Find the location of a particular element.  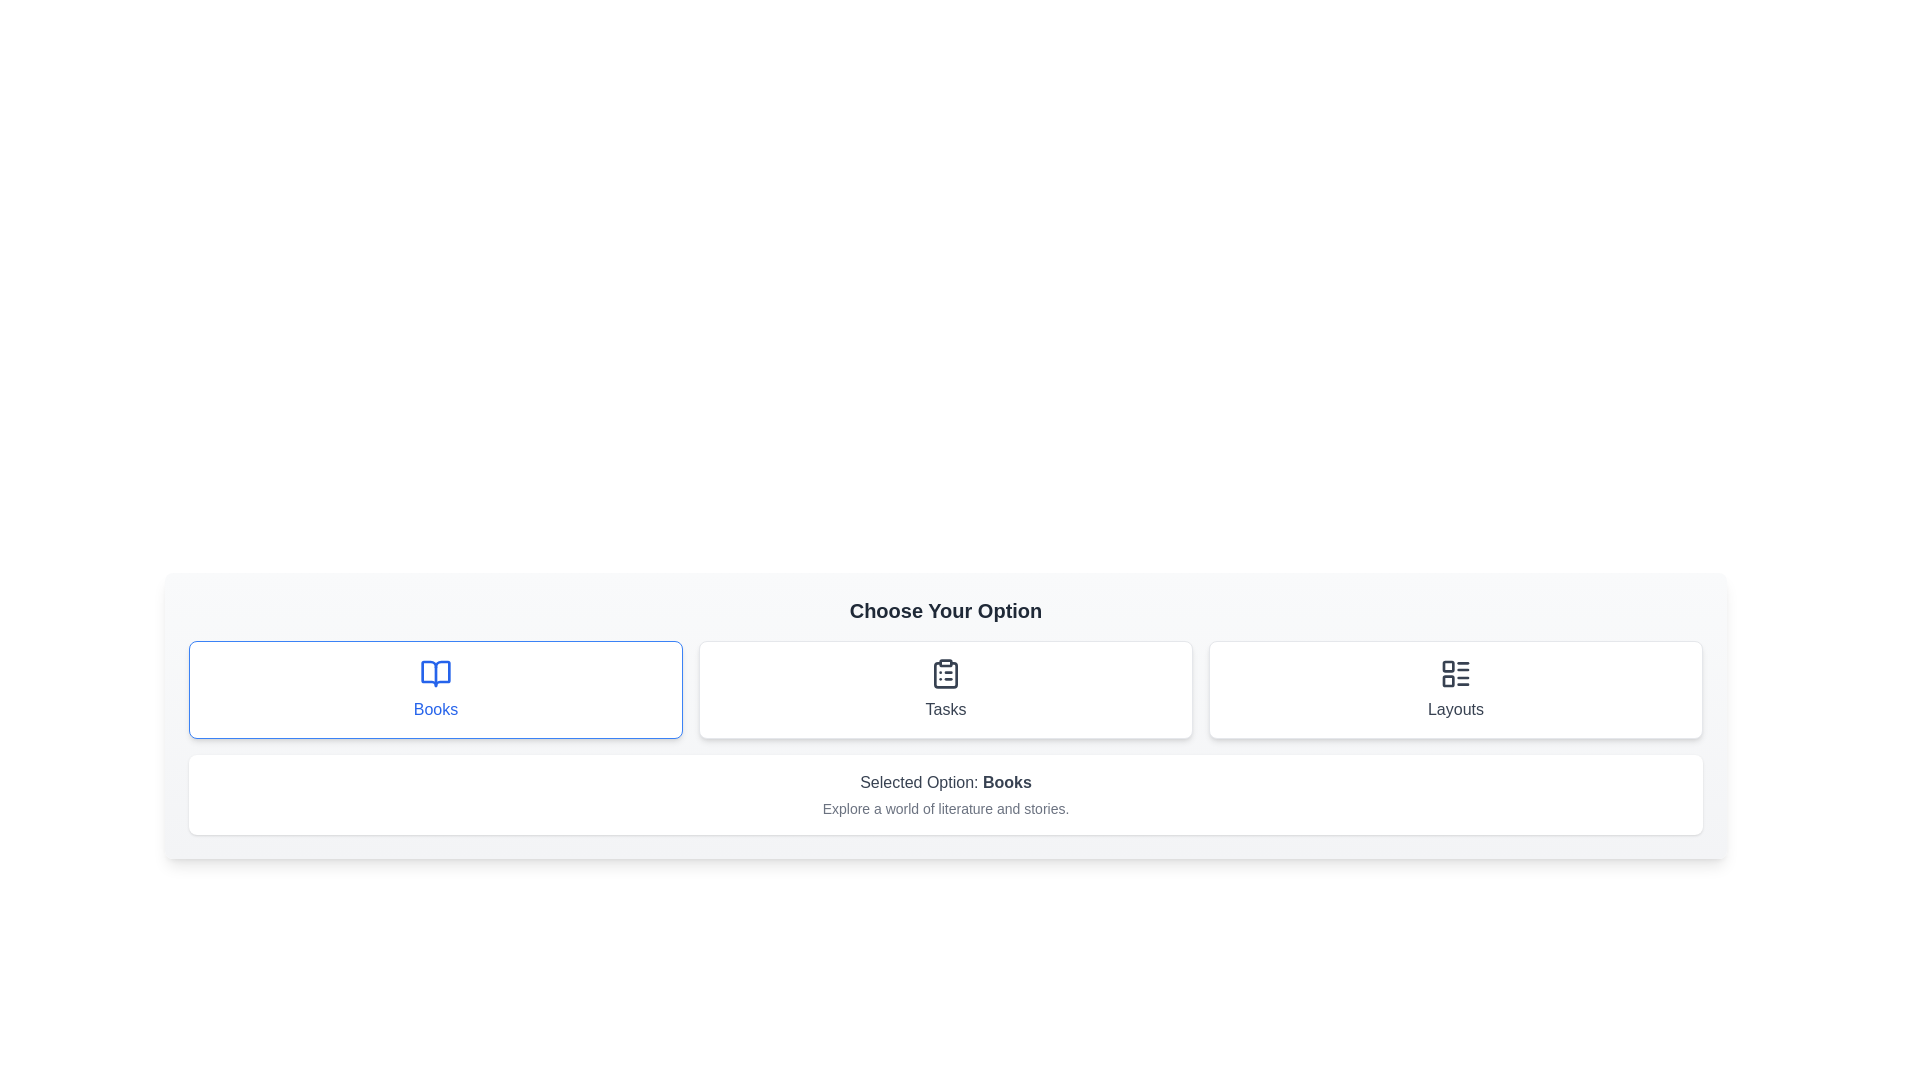

the text label stating 'Selected Option: Books', which is styled in medium-dark gray and positioned at the top of its section, just above the descriptor text is located at coordinates (944, 782).